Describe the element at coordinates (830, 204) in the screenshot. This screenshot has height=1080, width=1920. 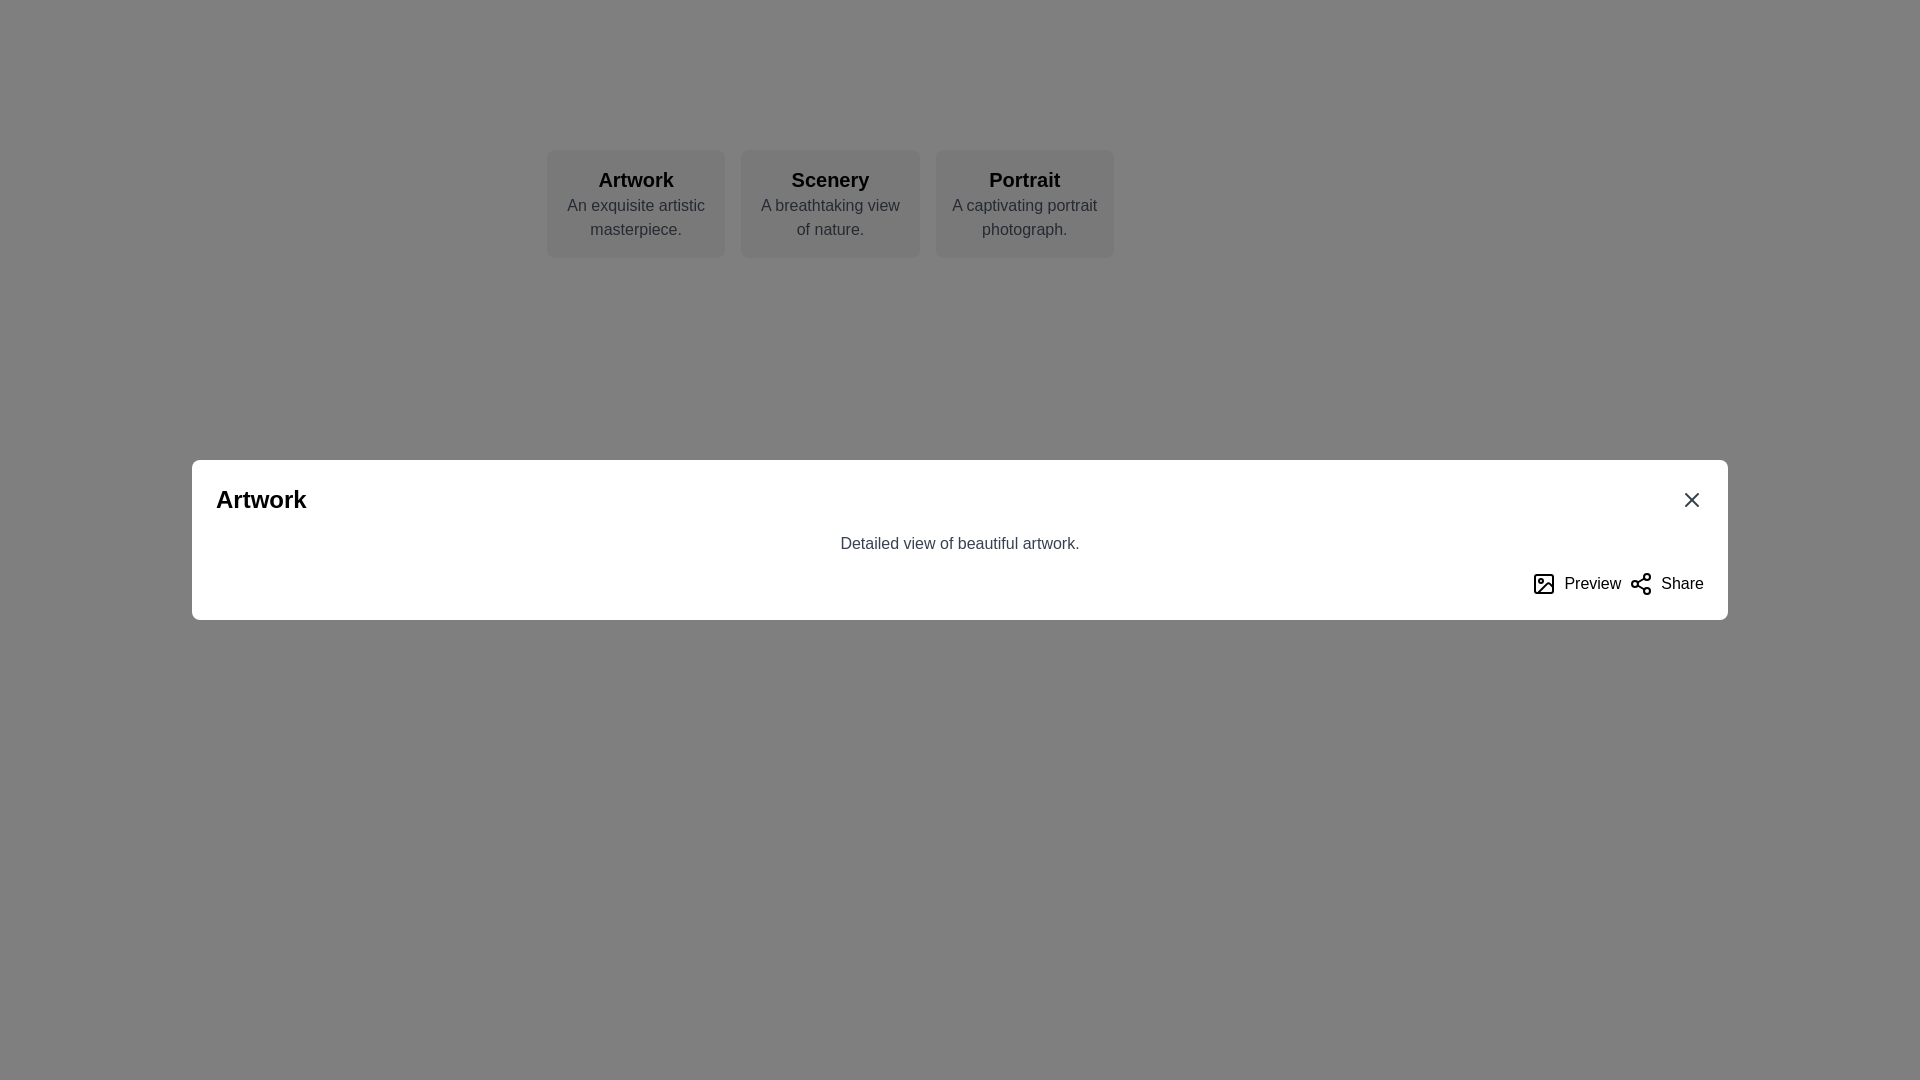
I see `the Interactive Card positioned between the 'Artwork' and 'Portrait' elements in the three-column grid layout` at that location.